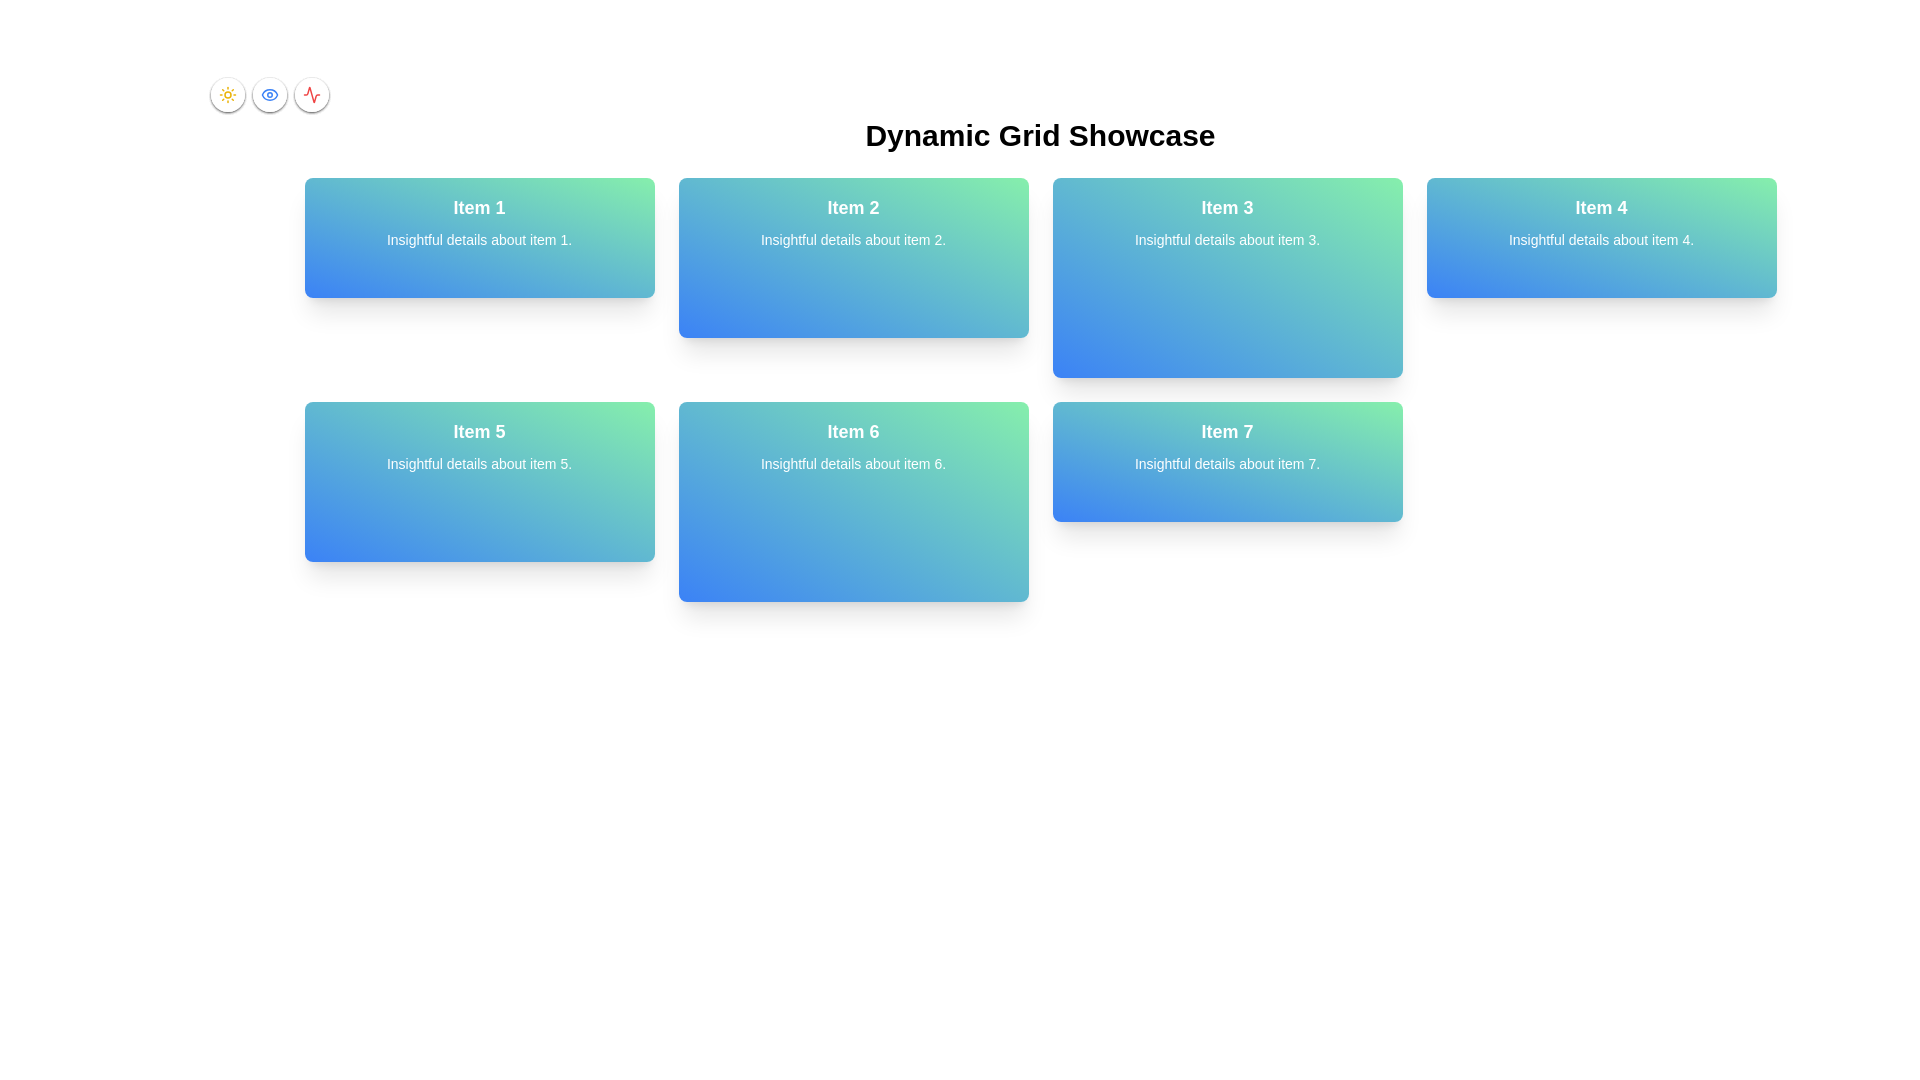 The height and width of the screenshot is (1080, 1920). I want to click on the middle circular button in the row of three, so click(268, 95).